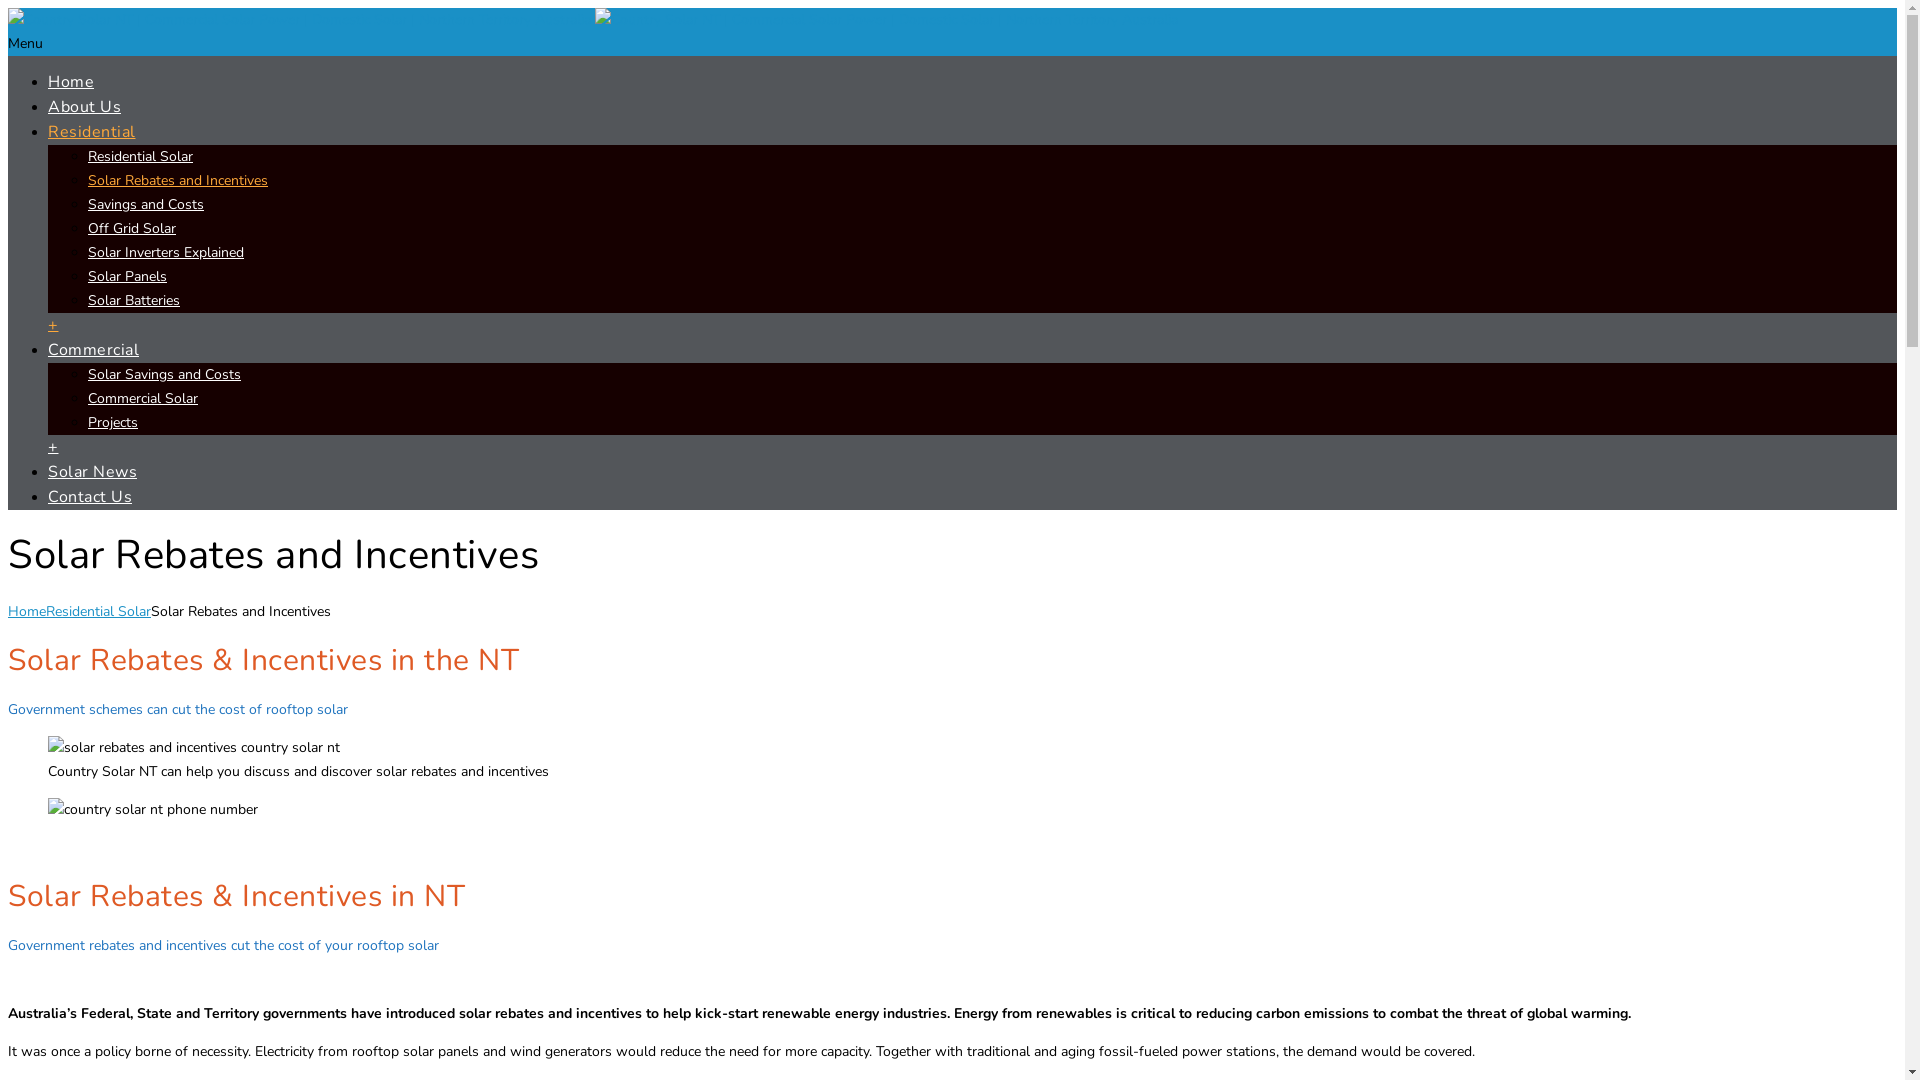 The height and width of the screenshot is (1080, 1920). Describe the element at coordinates (177, 180) in the screenshot. I see `'Solar Rebates and Incentives'` at that location.